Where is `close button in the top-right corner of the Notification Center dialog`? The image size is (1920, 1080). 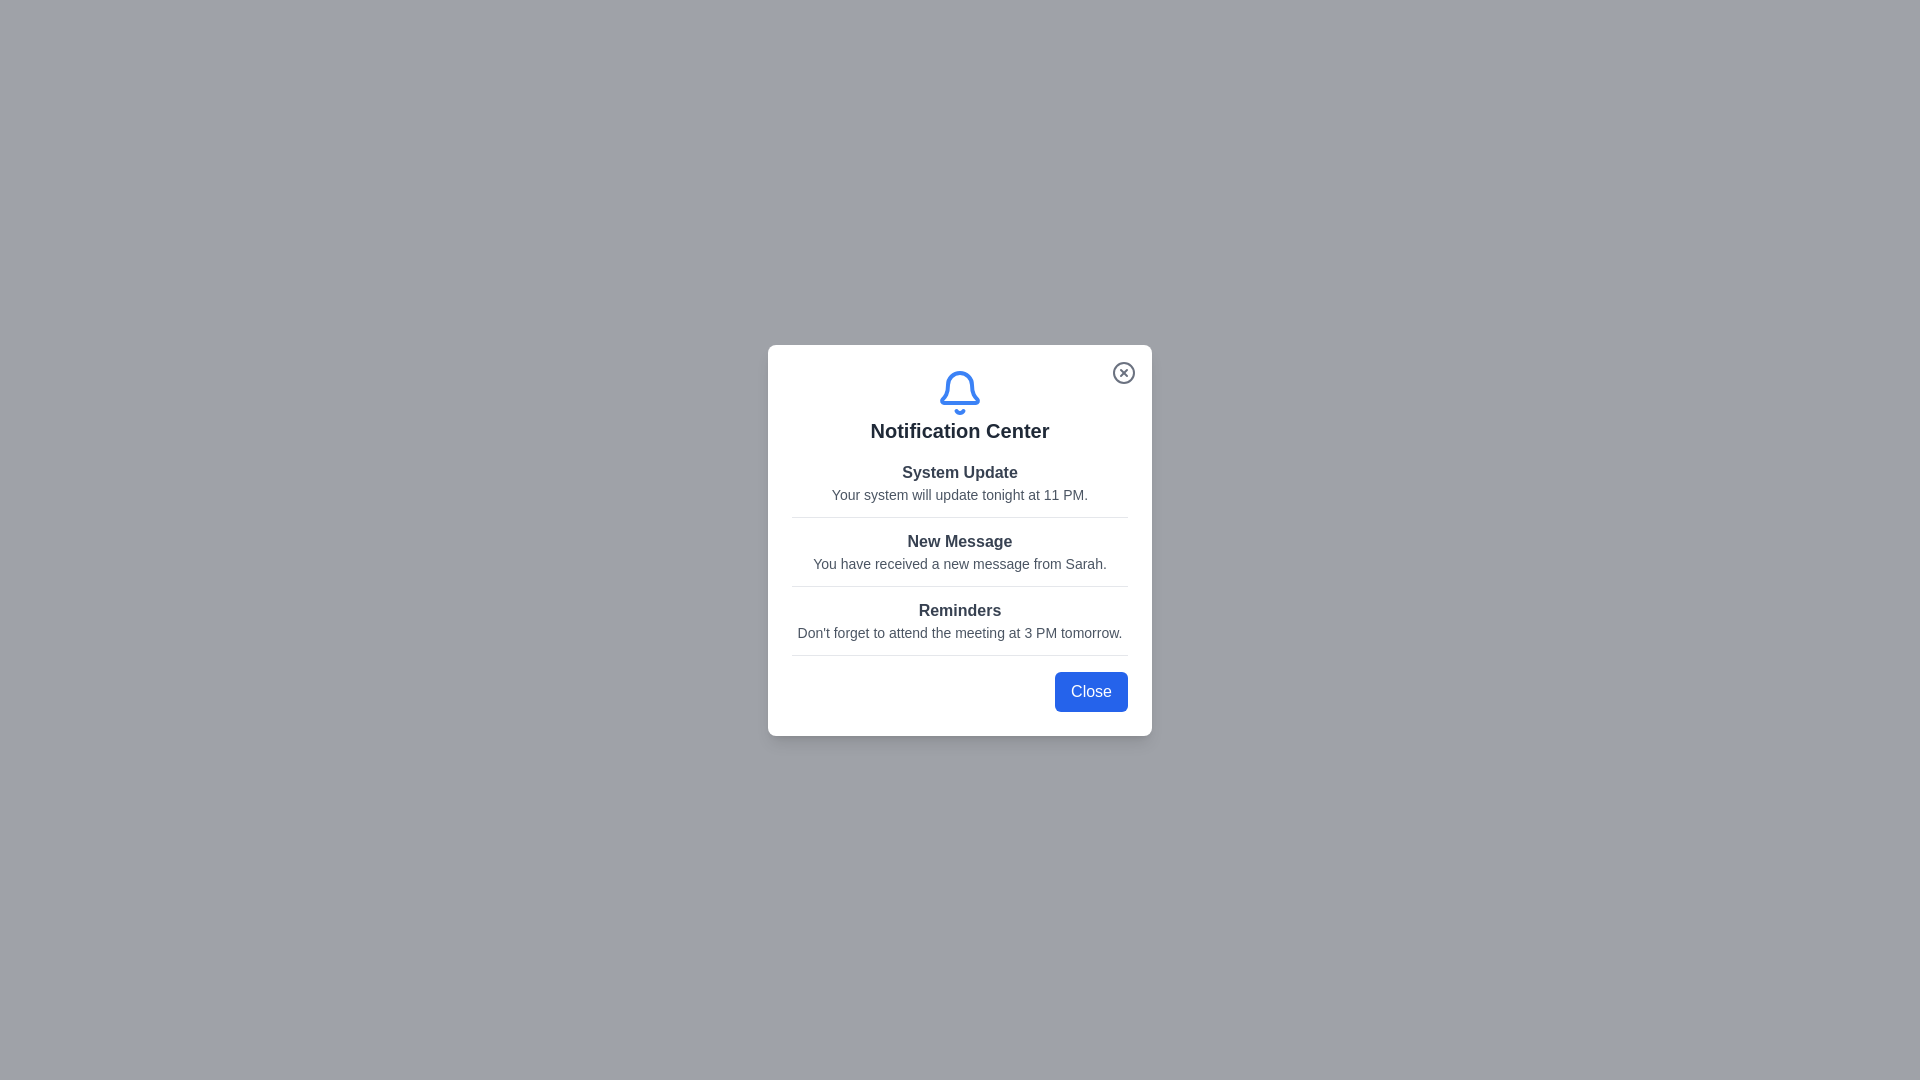 close button in the top-right corner of the Notification Center dialog is located at coordinates (1123, 372).